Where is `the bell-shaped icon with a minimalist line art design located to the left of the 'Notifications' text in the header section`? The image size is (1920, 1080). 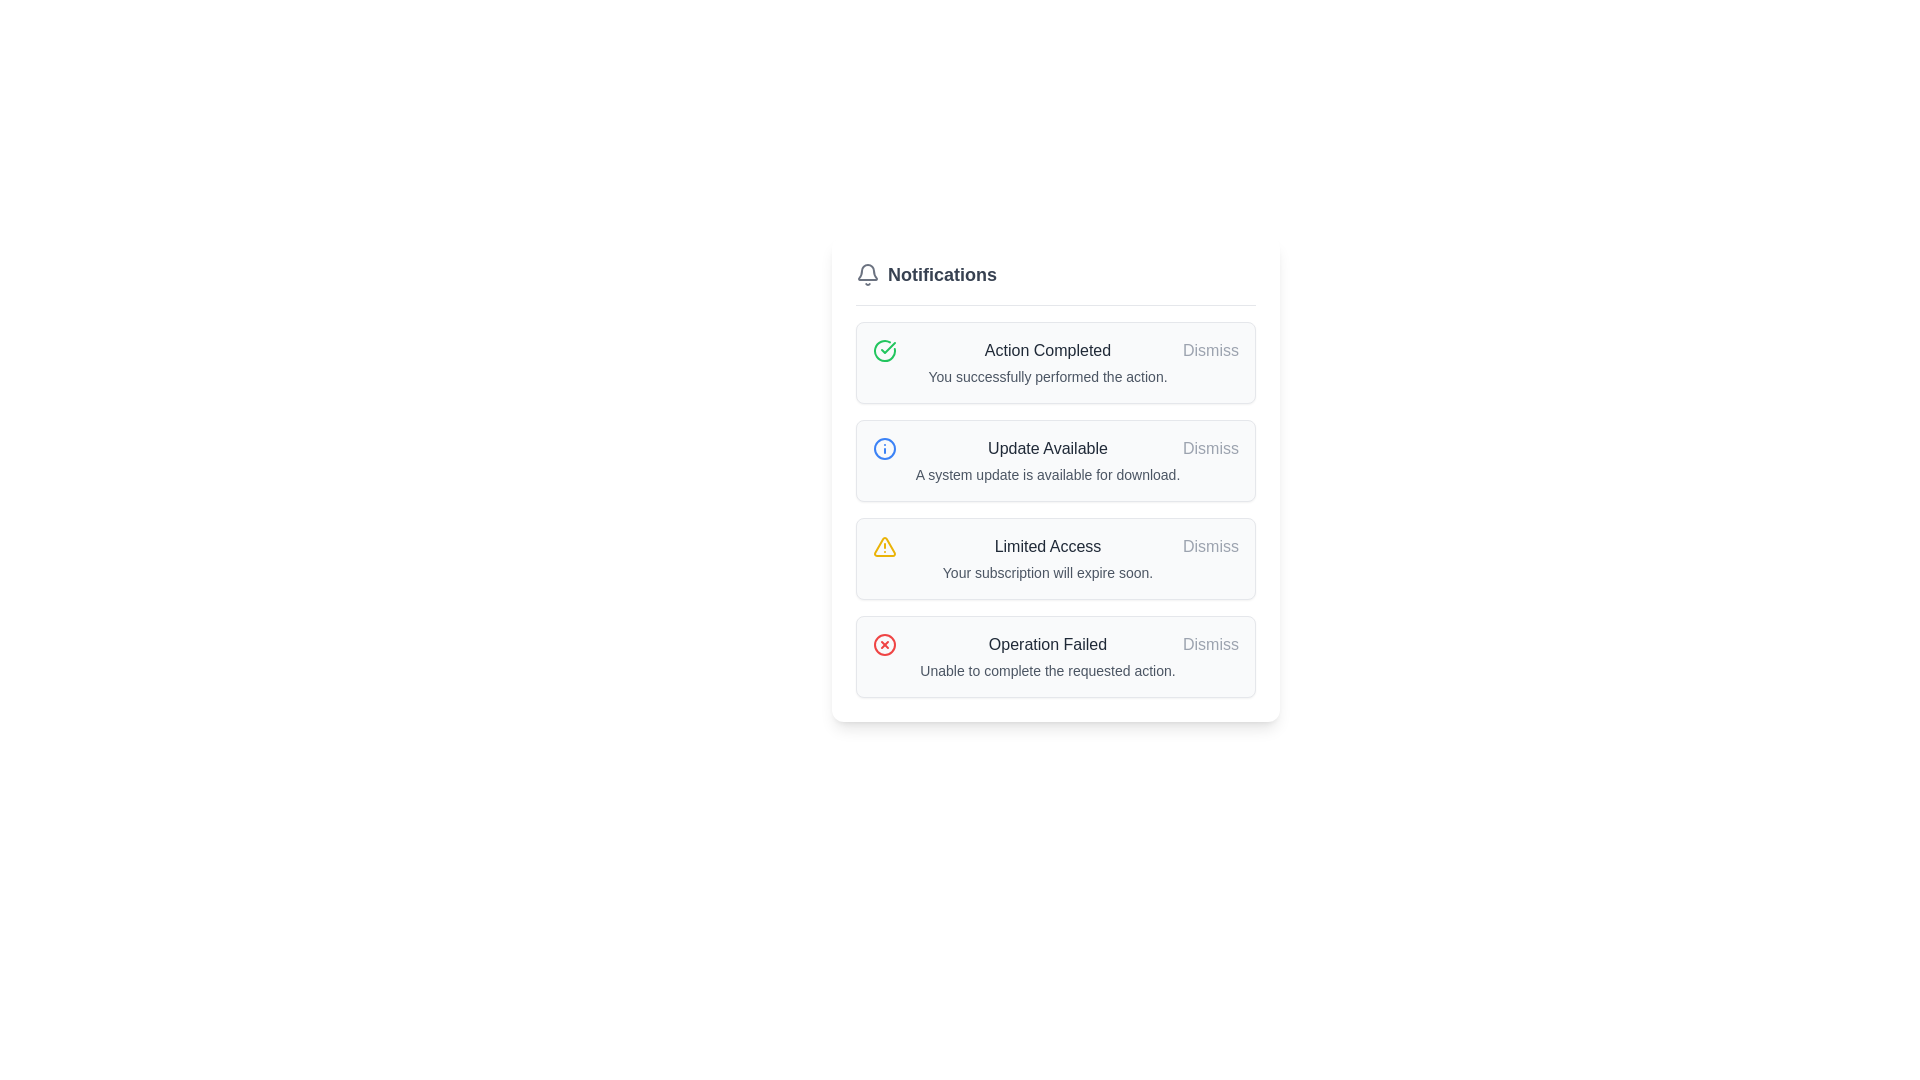 the bell-shaped icon with a minimalist line art design located to the left of the 'Notifications' text in the header section is located at coordinates (868, 274).